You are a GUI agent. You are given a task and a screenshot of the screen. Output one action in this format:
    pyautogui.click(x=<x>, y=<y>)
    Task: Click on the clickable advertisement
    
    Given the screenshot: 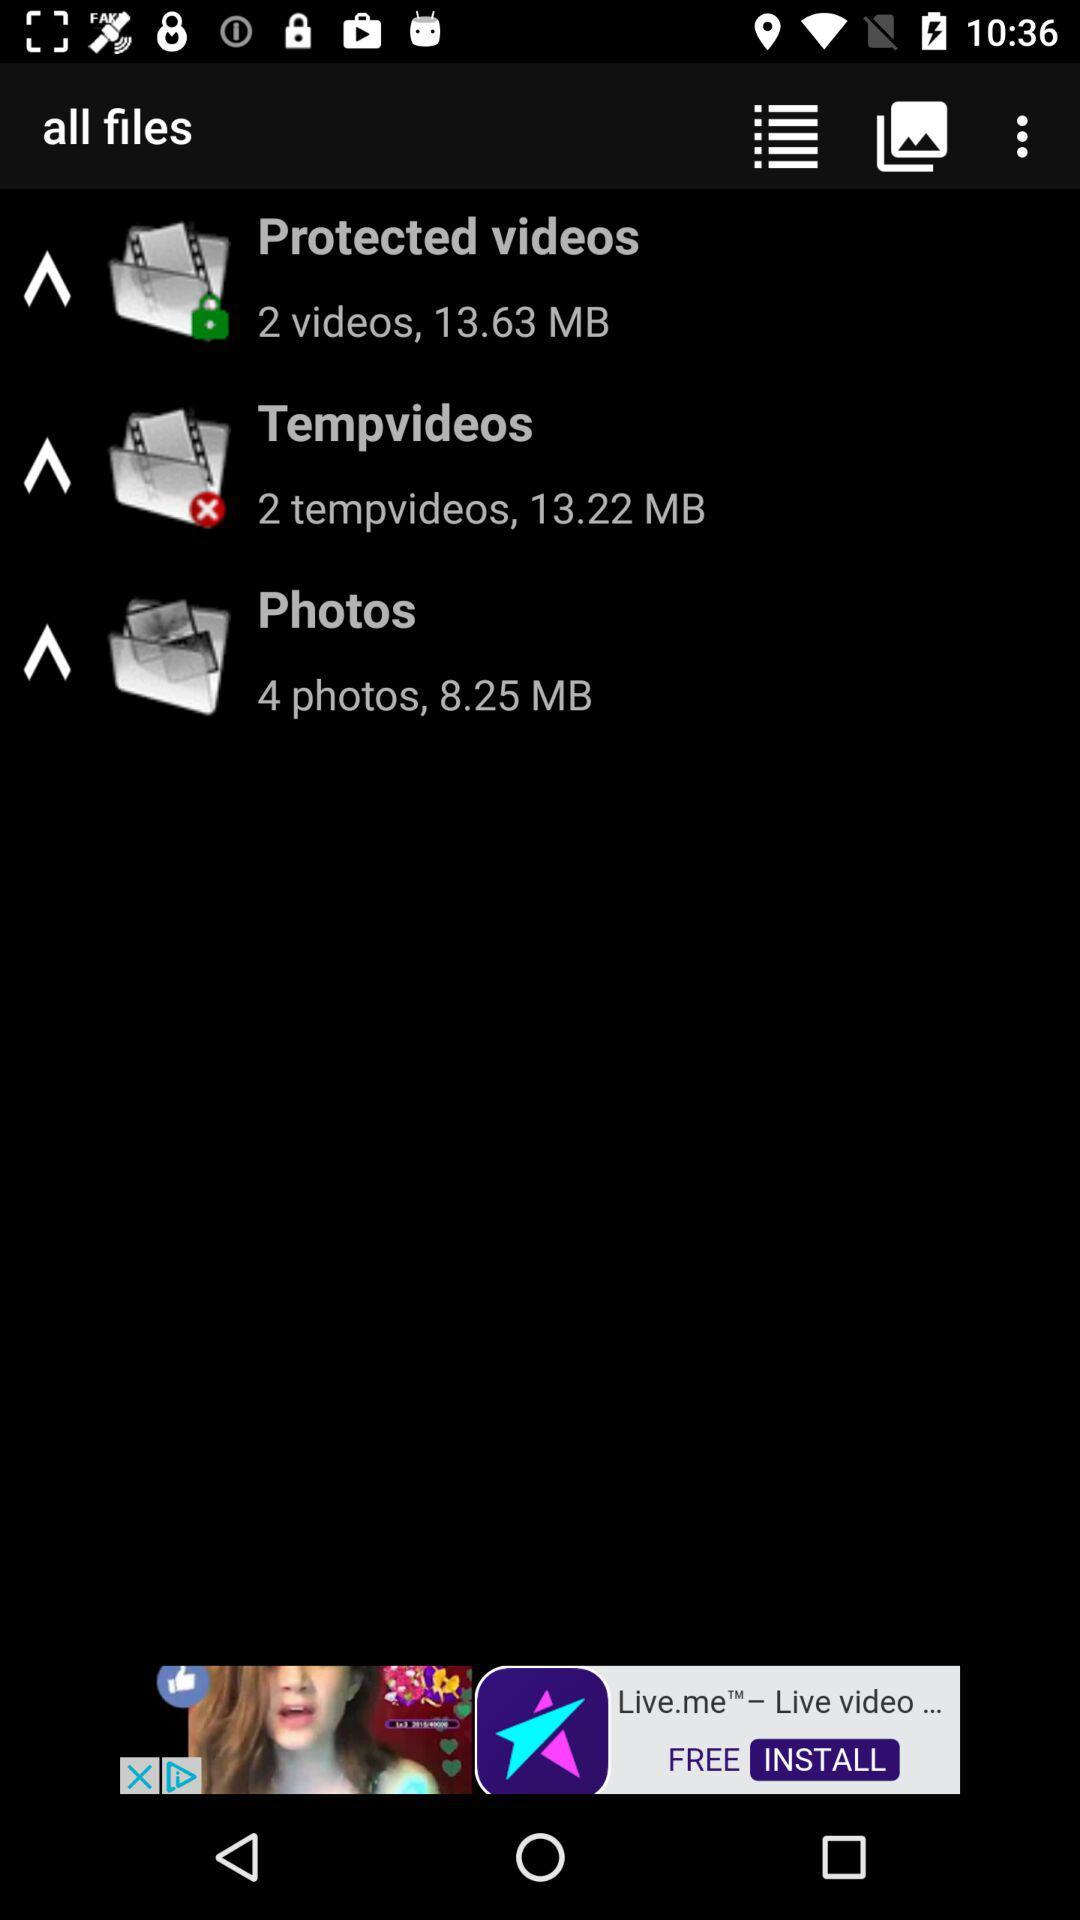 What is the action you would take?
    pyautogui.click(x=540, y=1727)
    